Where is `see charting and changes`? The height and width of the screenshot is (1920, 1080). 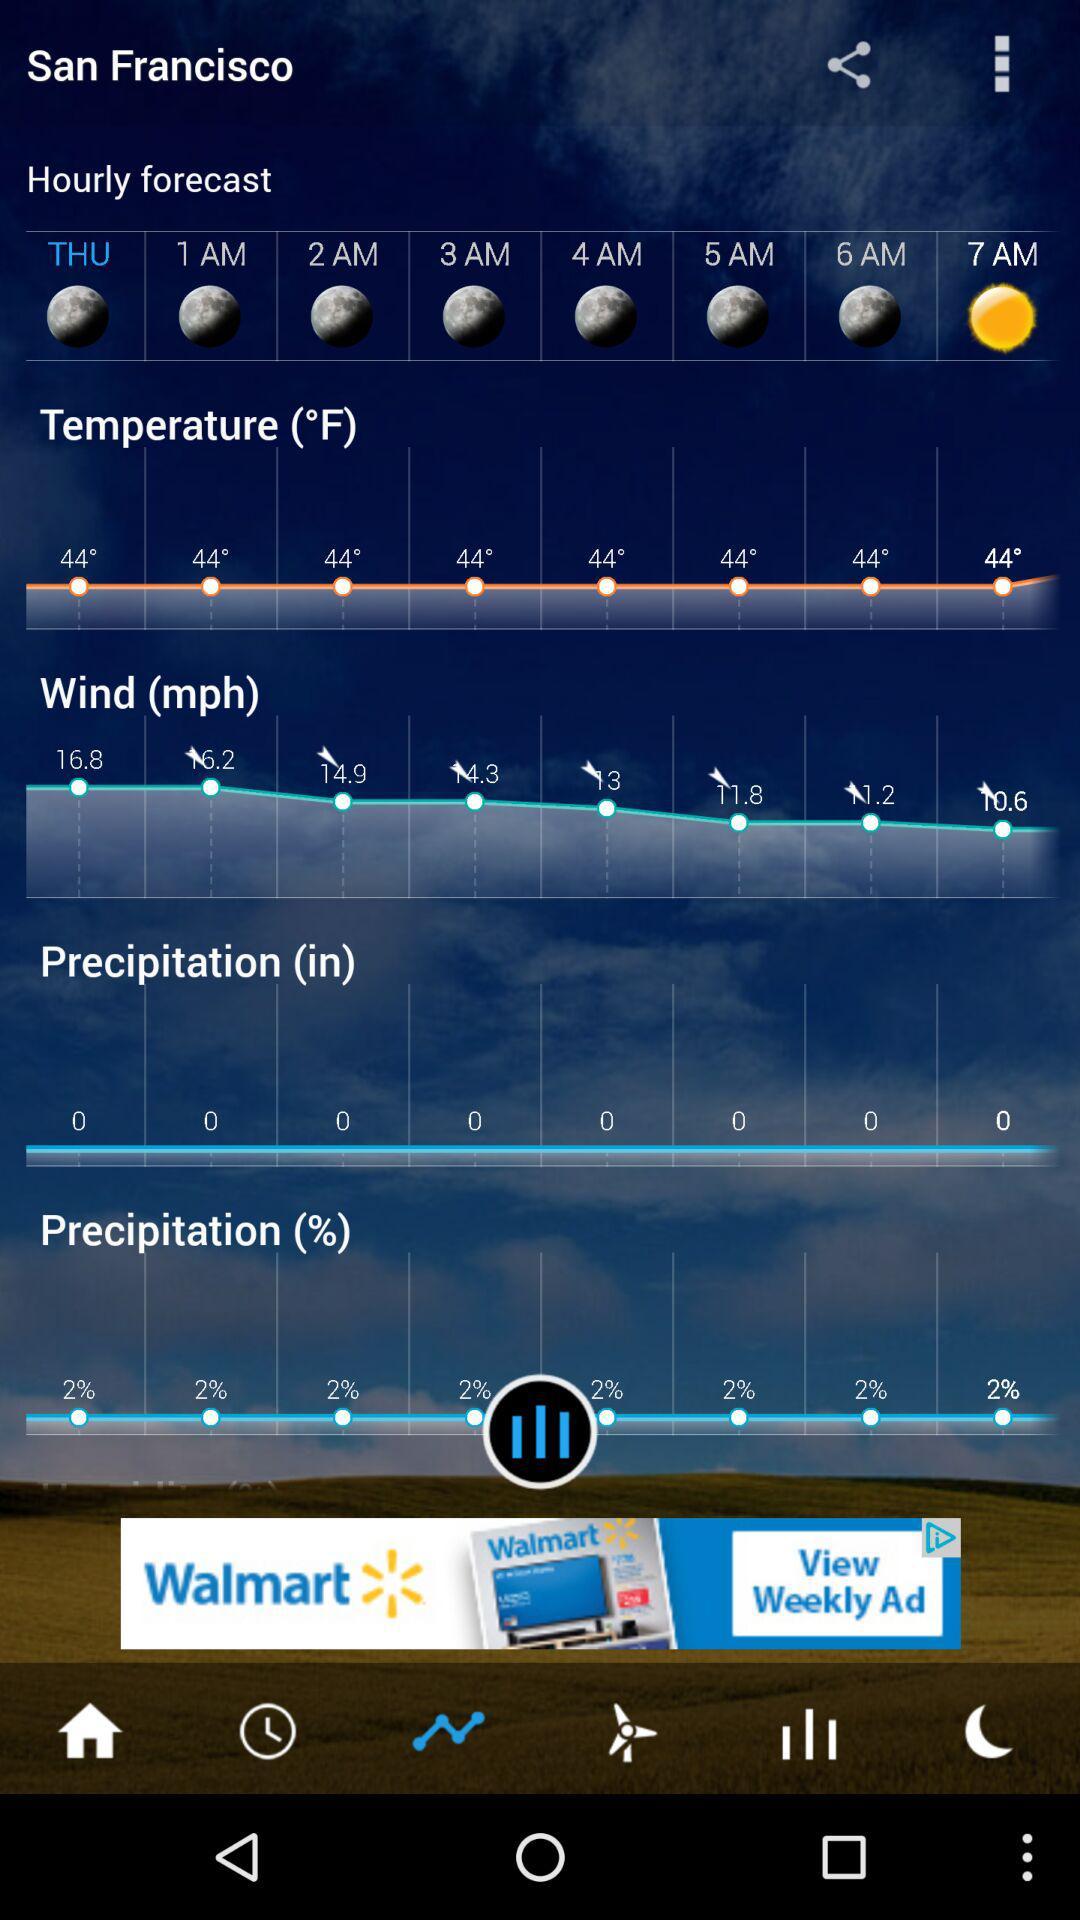
see charting and changes is located at coordinates (450, 1728).